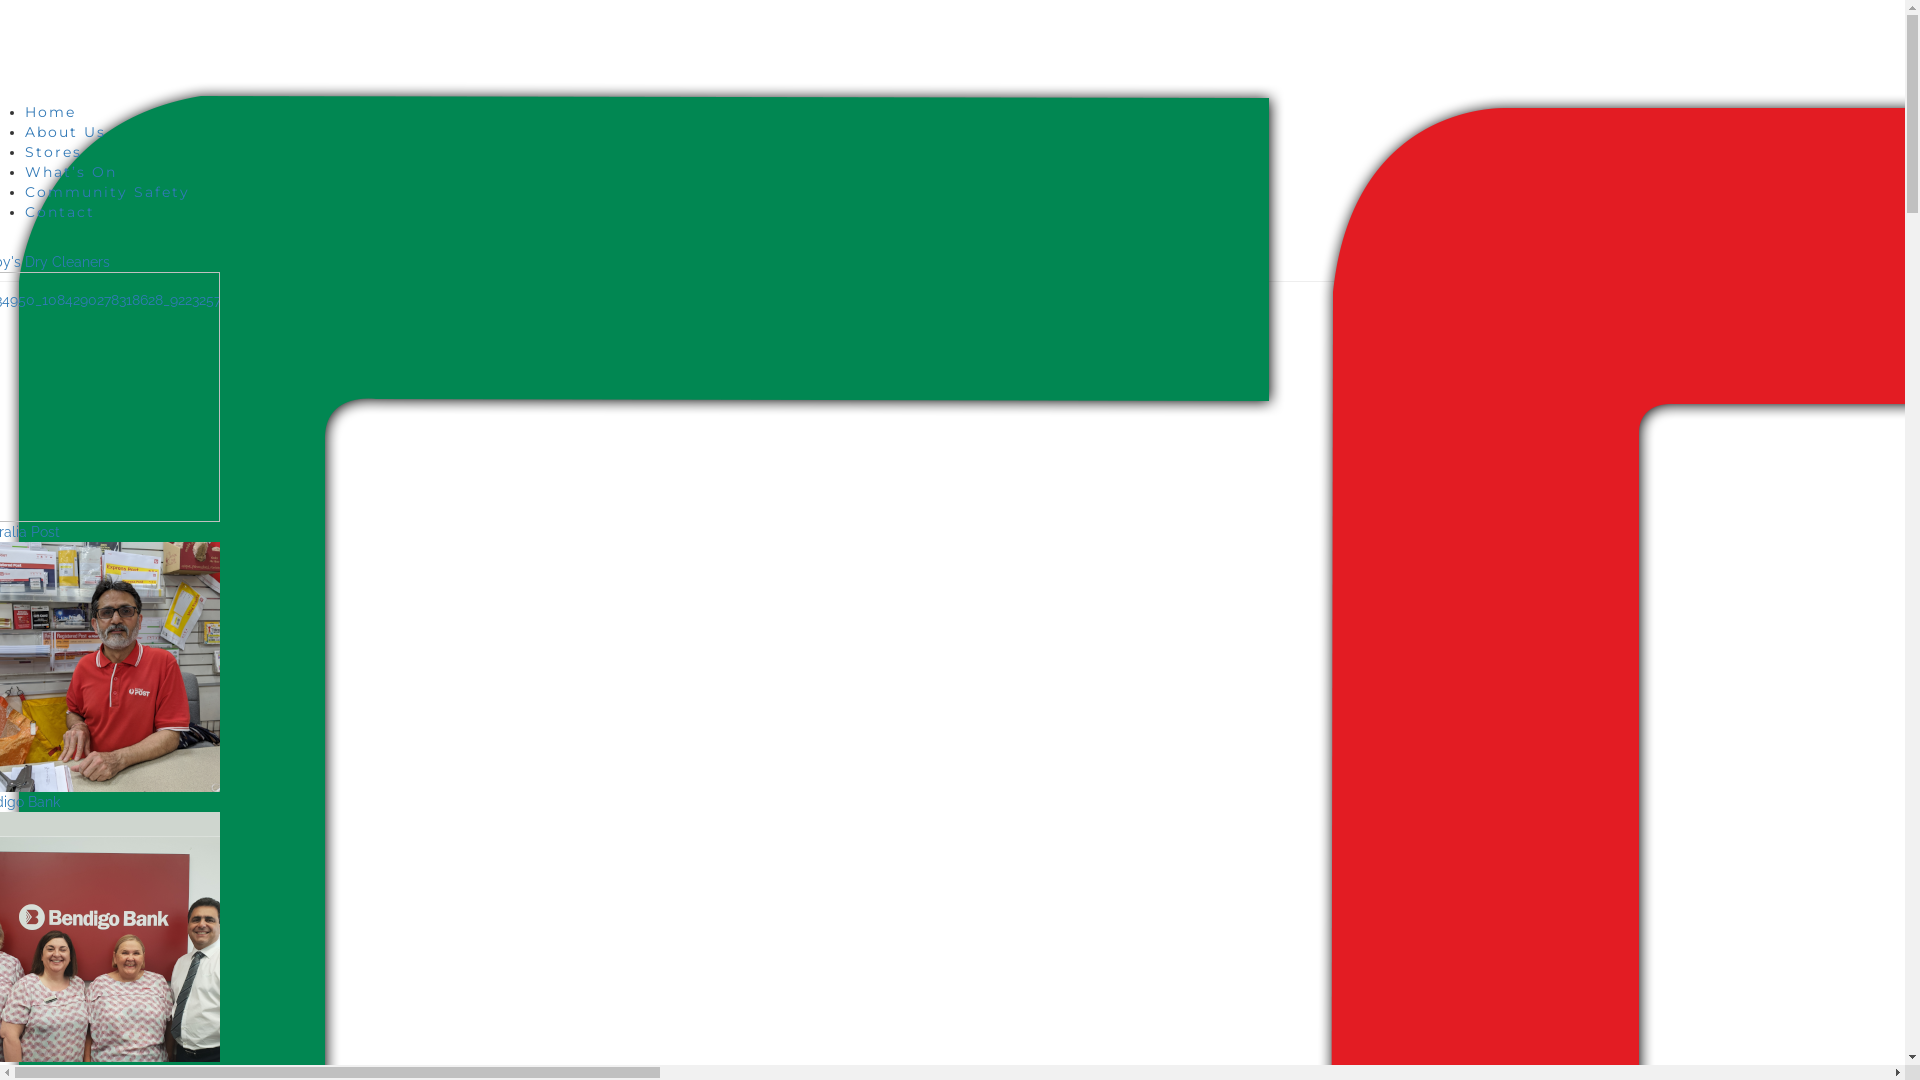 The width and height of the screenshot is (1920, 1080). What do you see at coordinates (53, 149) in the screenshot?
I see `'Stores'` at bounding box center [53, 149].